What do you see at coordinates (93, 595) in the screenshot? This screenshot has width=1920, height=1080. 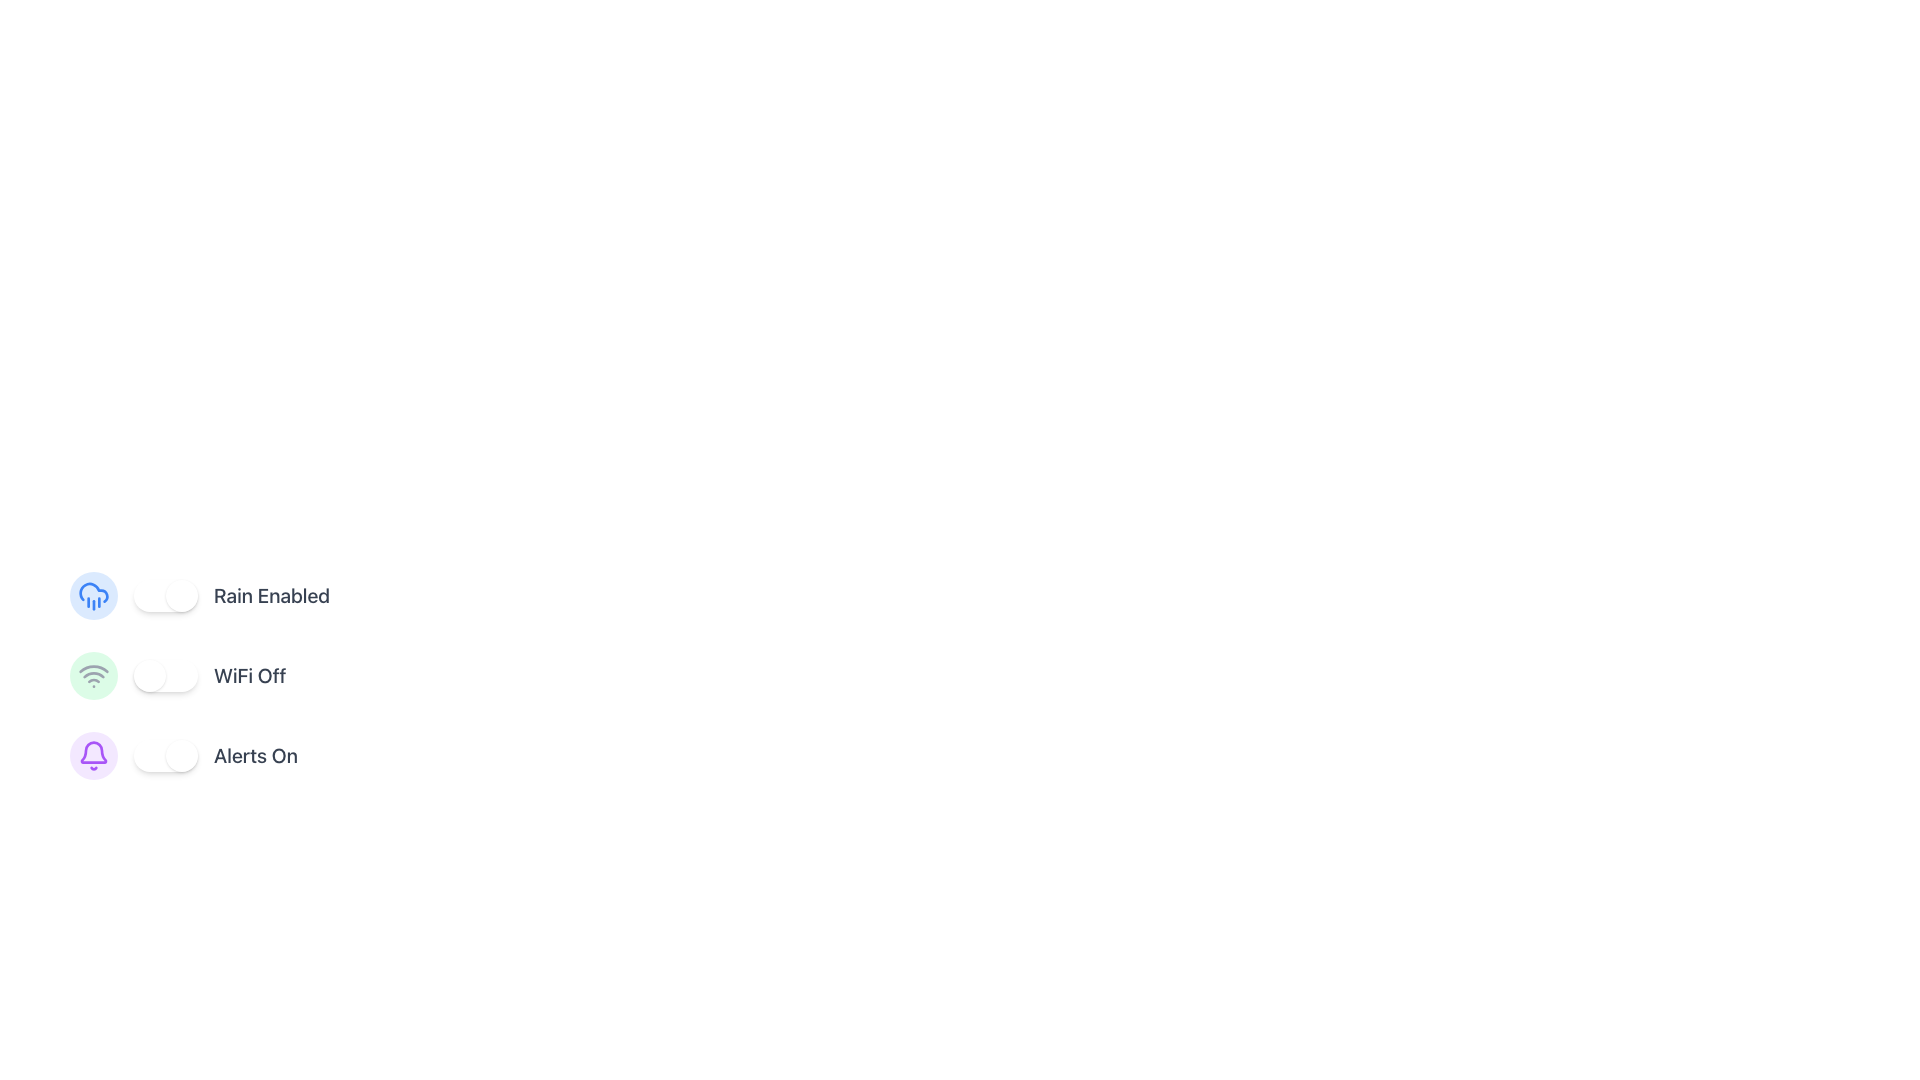 I see `the decorative graphical icon indicating 'Rain Enabled', which is the first in a vertical alignment of icons above 'WiFi Off' and 'Alerts On'` at bounding box center [93, 595].